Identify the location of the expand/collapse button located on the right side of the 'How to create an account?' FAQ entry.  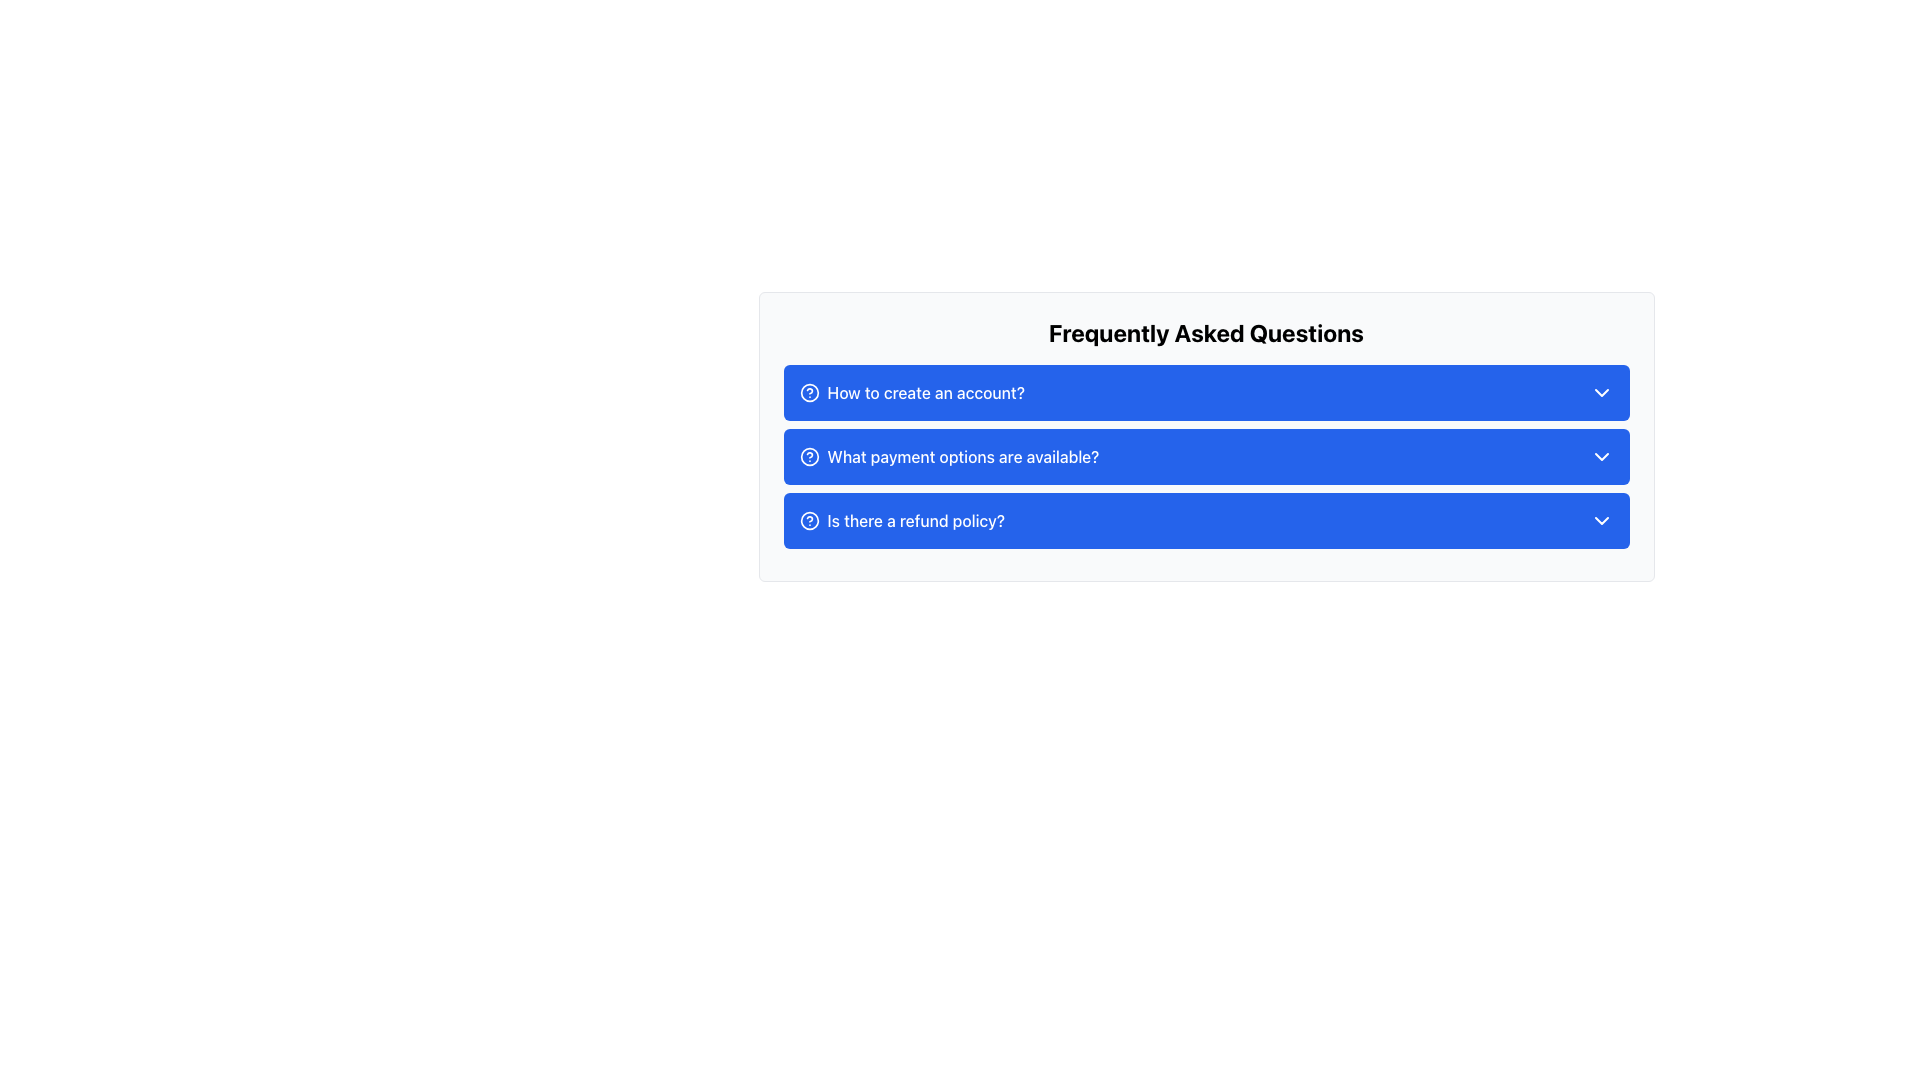
(1601, 393).